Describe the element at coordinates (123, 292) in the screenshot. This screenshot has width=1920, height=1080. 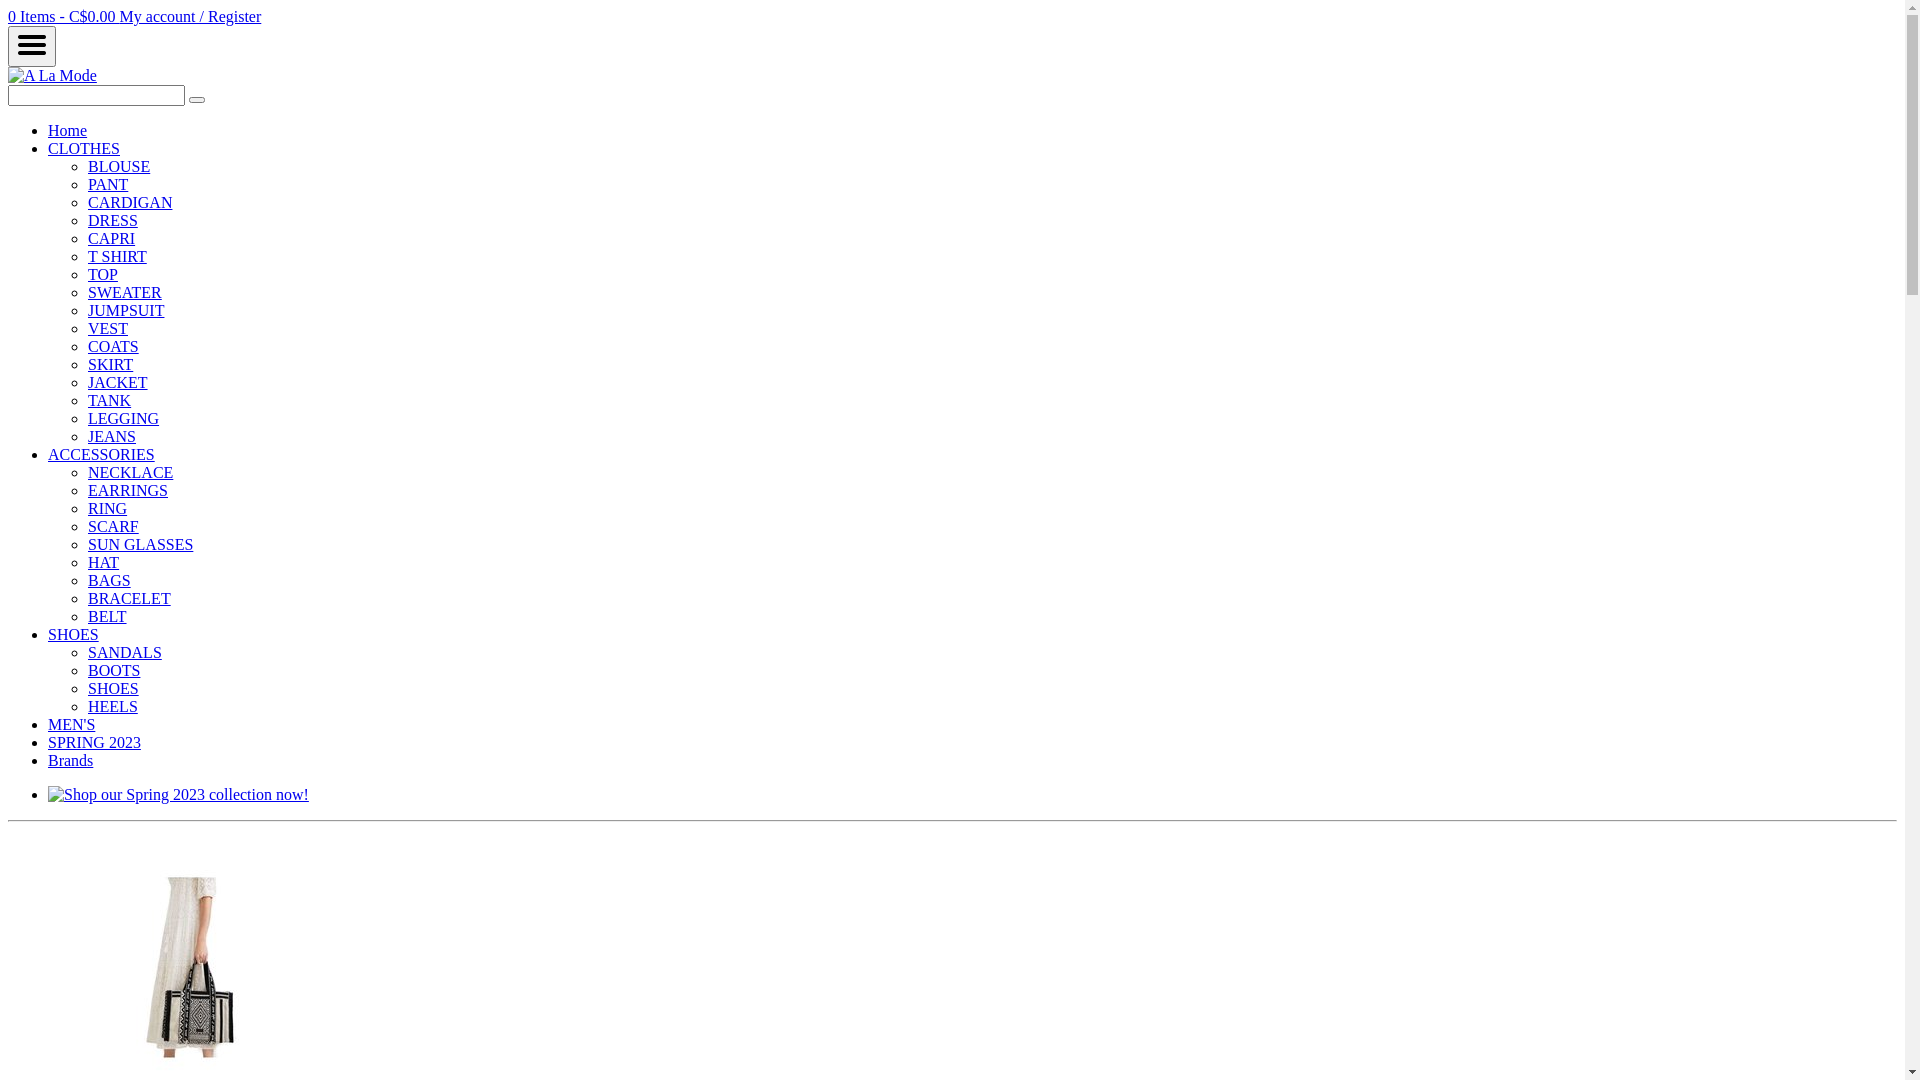
I see `'SWEATER'` at that location.